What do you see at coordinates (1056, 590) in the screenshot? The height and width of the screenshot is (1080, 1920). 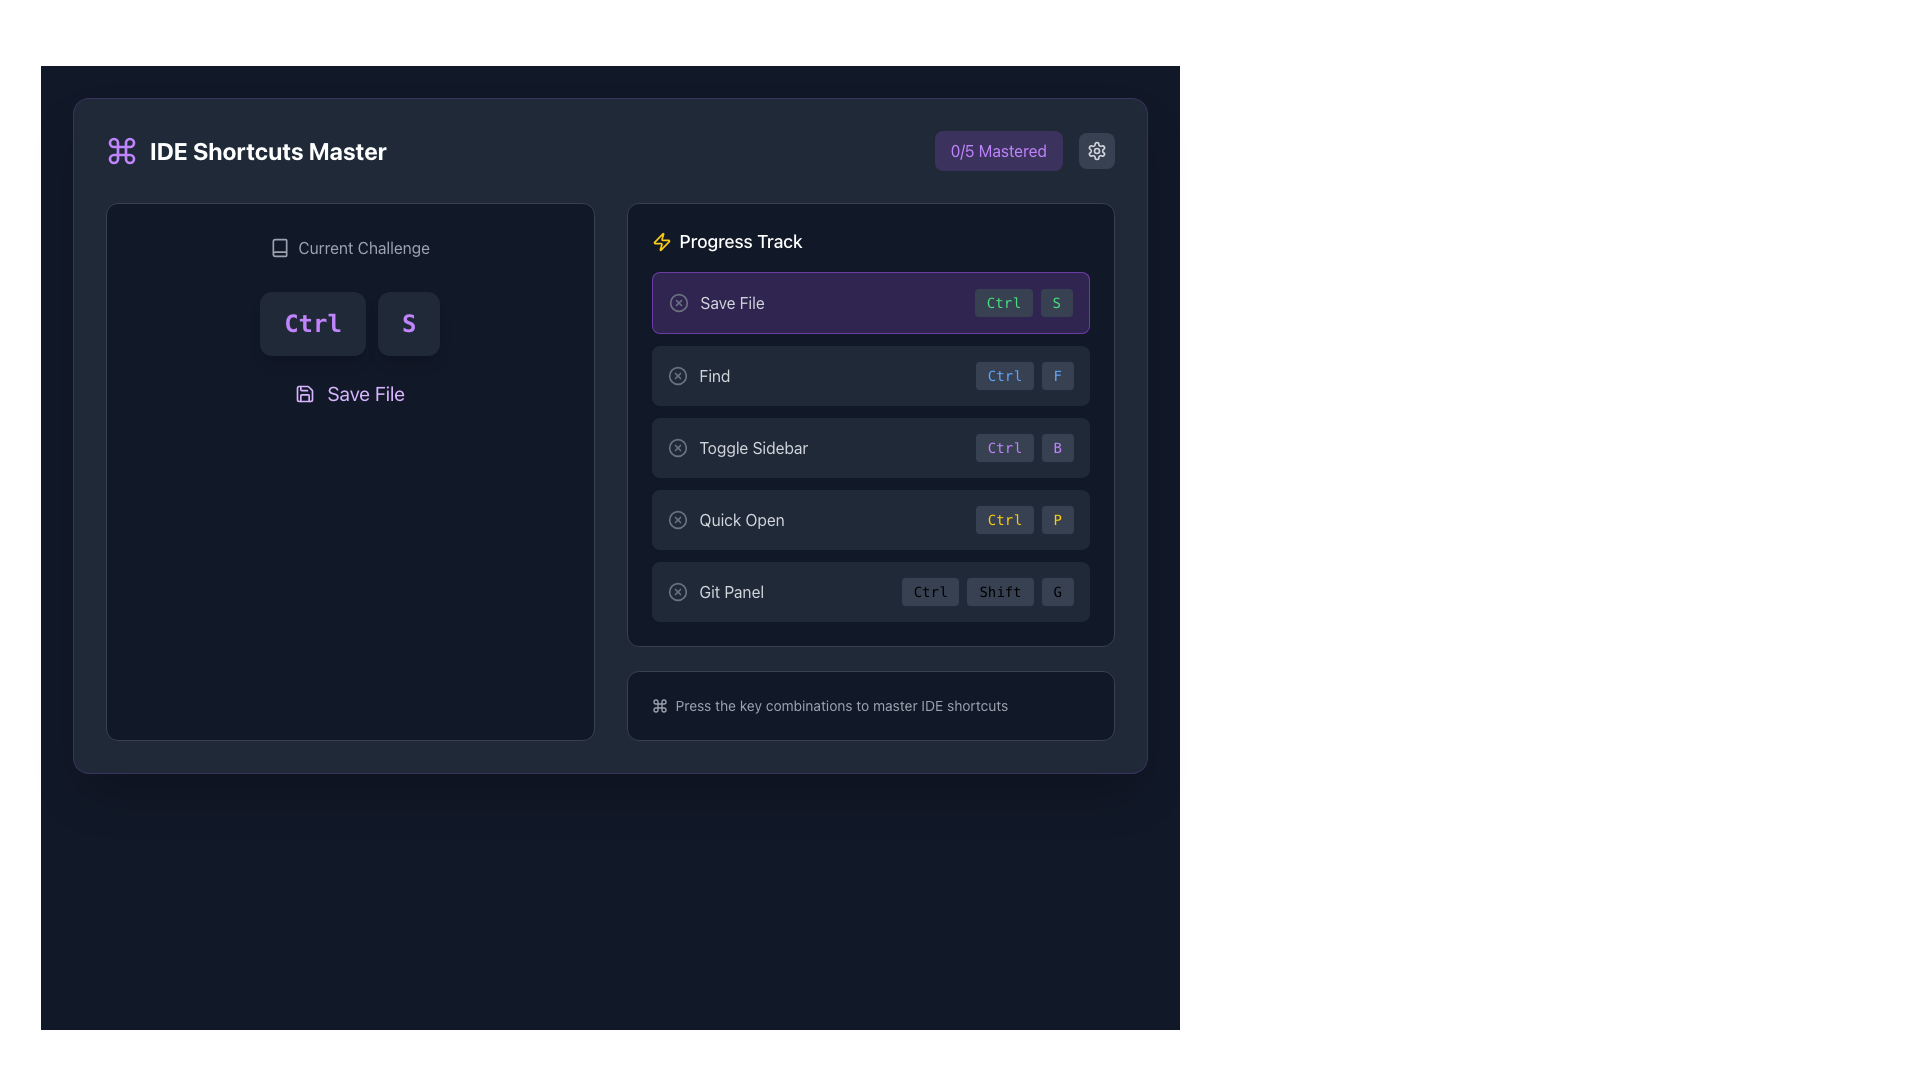 I see `the 'G' button in the 'Git Panel' row of the 'Progress Track' panel` at bounding box center [1056, 590].